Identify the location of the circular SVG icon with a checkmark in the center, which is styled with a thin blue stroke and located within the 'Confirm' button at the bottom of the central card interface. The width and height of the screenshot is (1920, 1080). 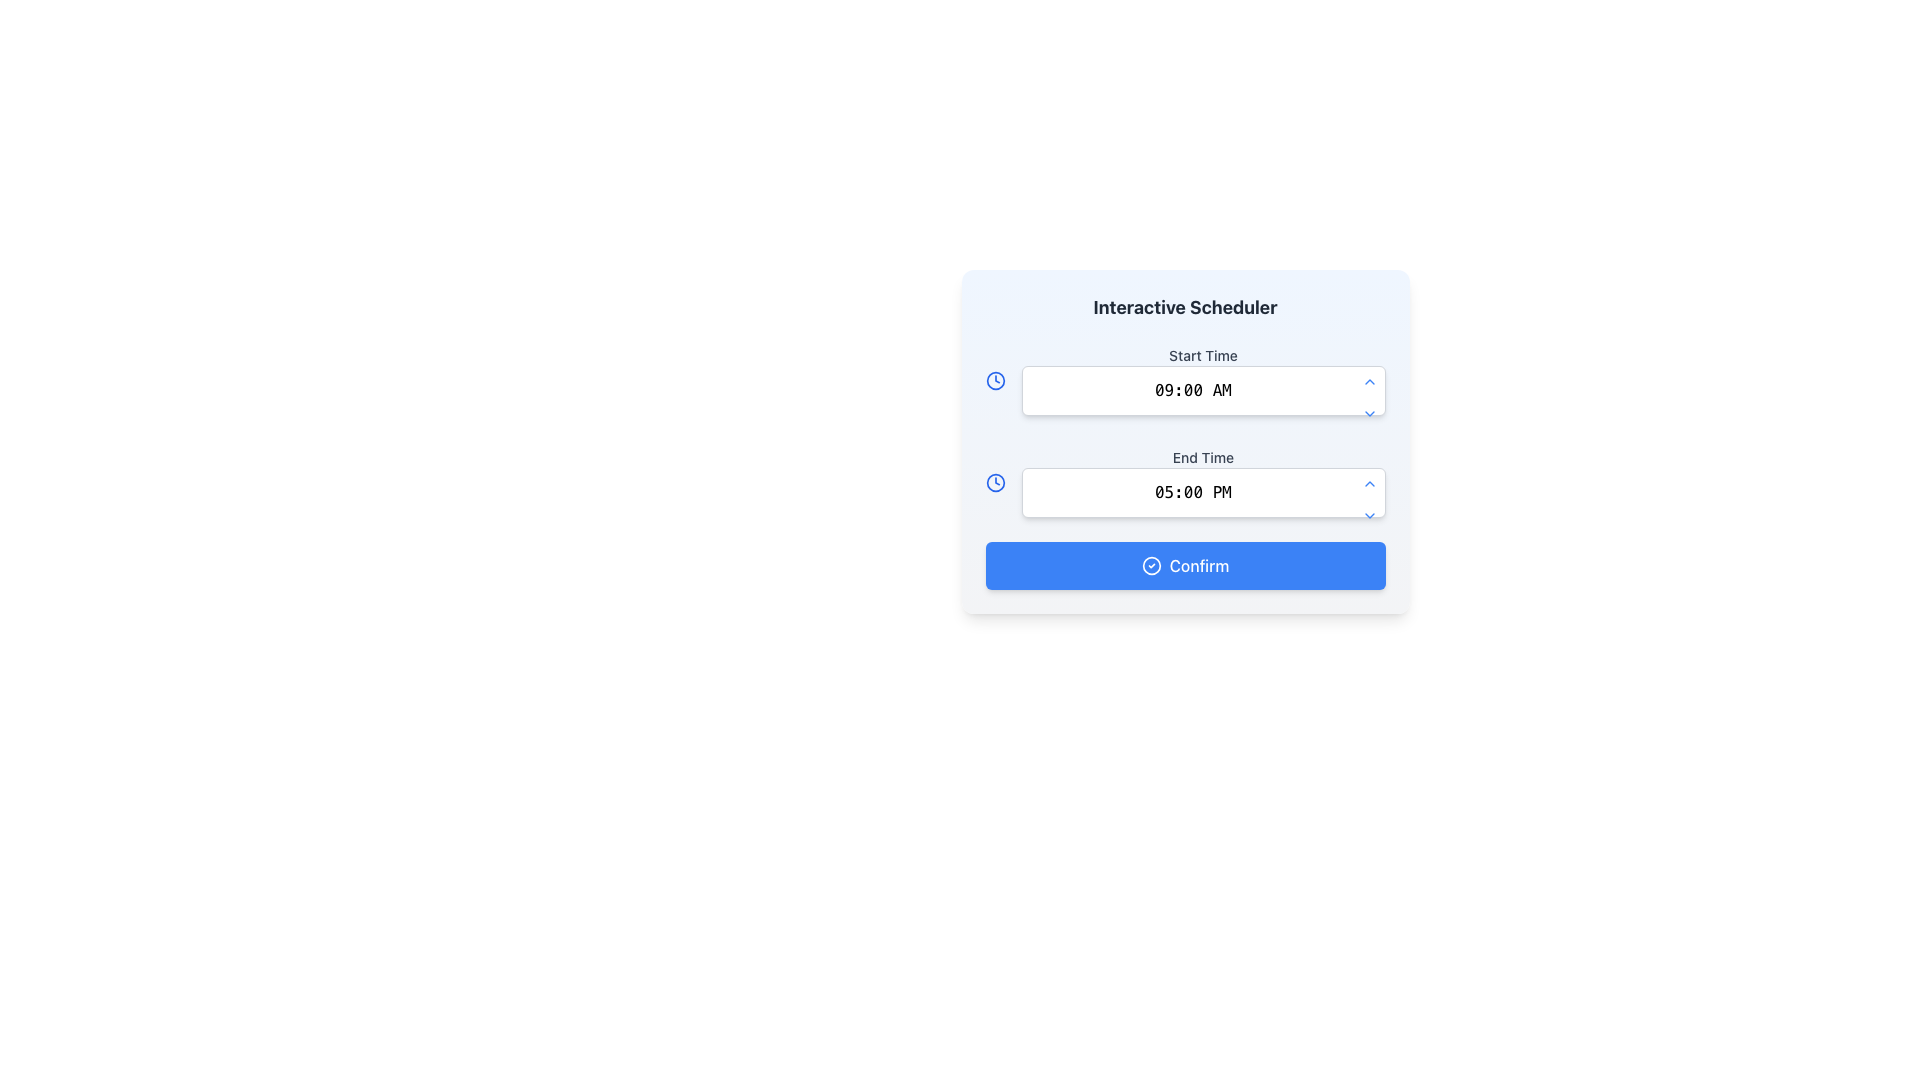
(1151, 566).